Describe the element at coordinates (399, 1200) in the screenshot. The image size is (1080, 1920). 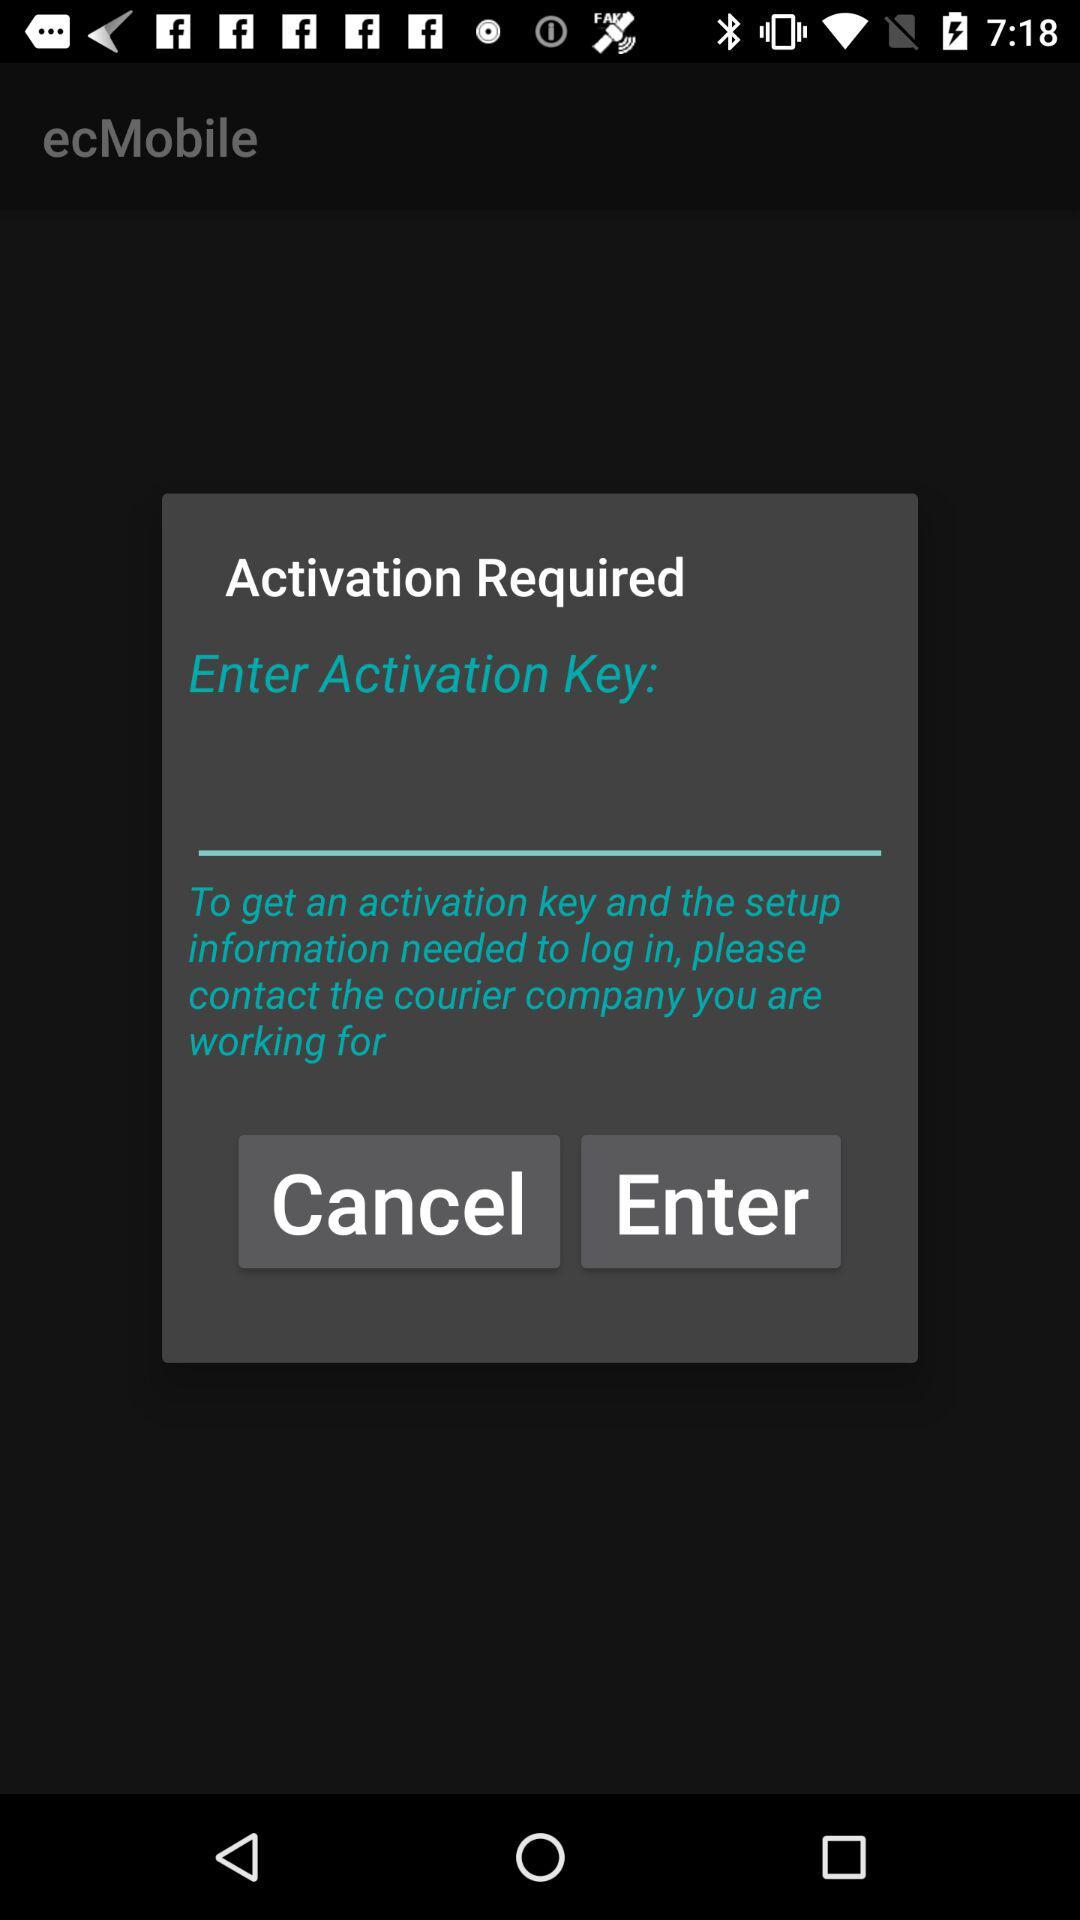
I see `the cancel` at that location.